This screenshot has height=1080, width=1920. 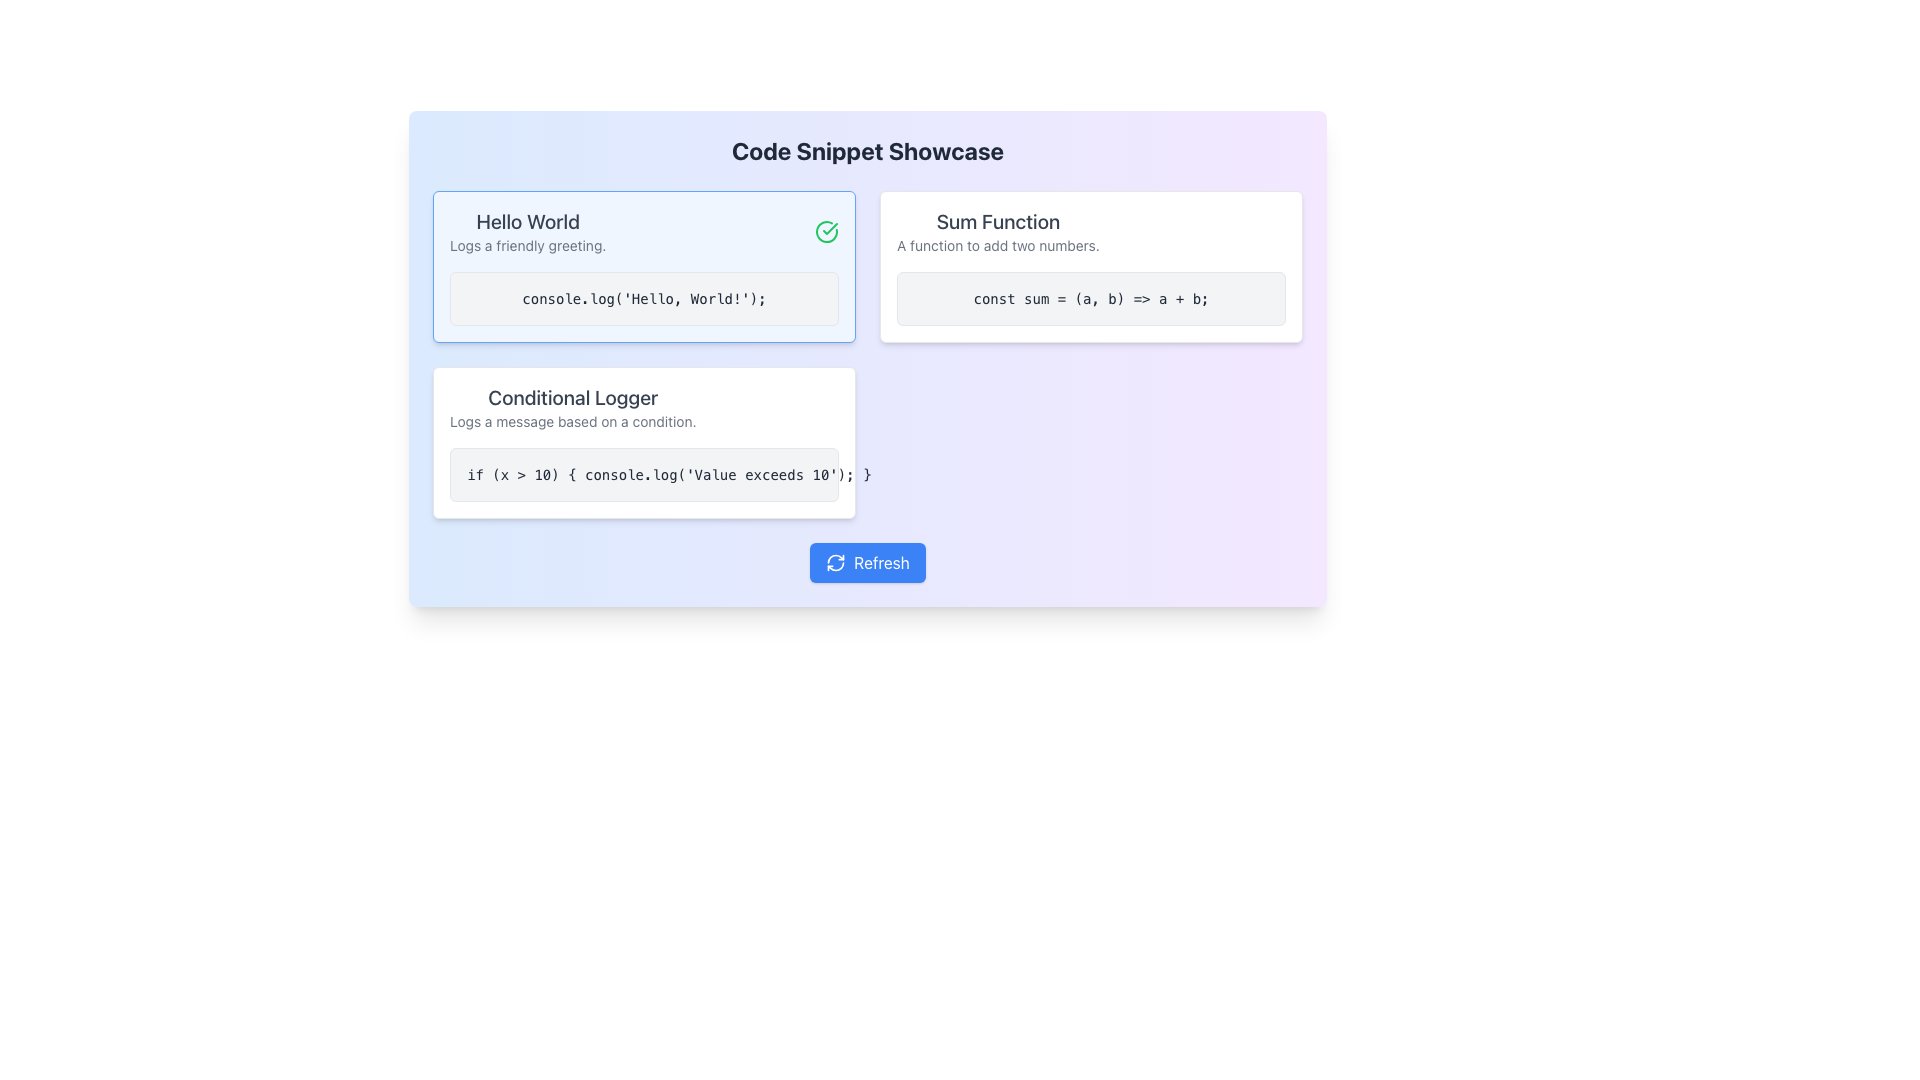 I want to click on the descriptive text element that reads 'A function to add two numbers.' located beneath the title 'Sum Function' in the top-right block of the interface, so click(x=998, y=245).